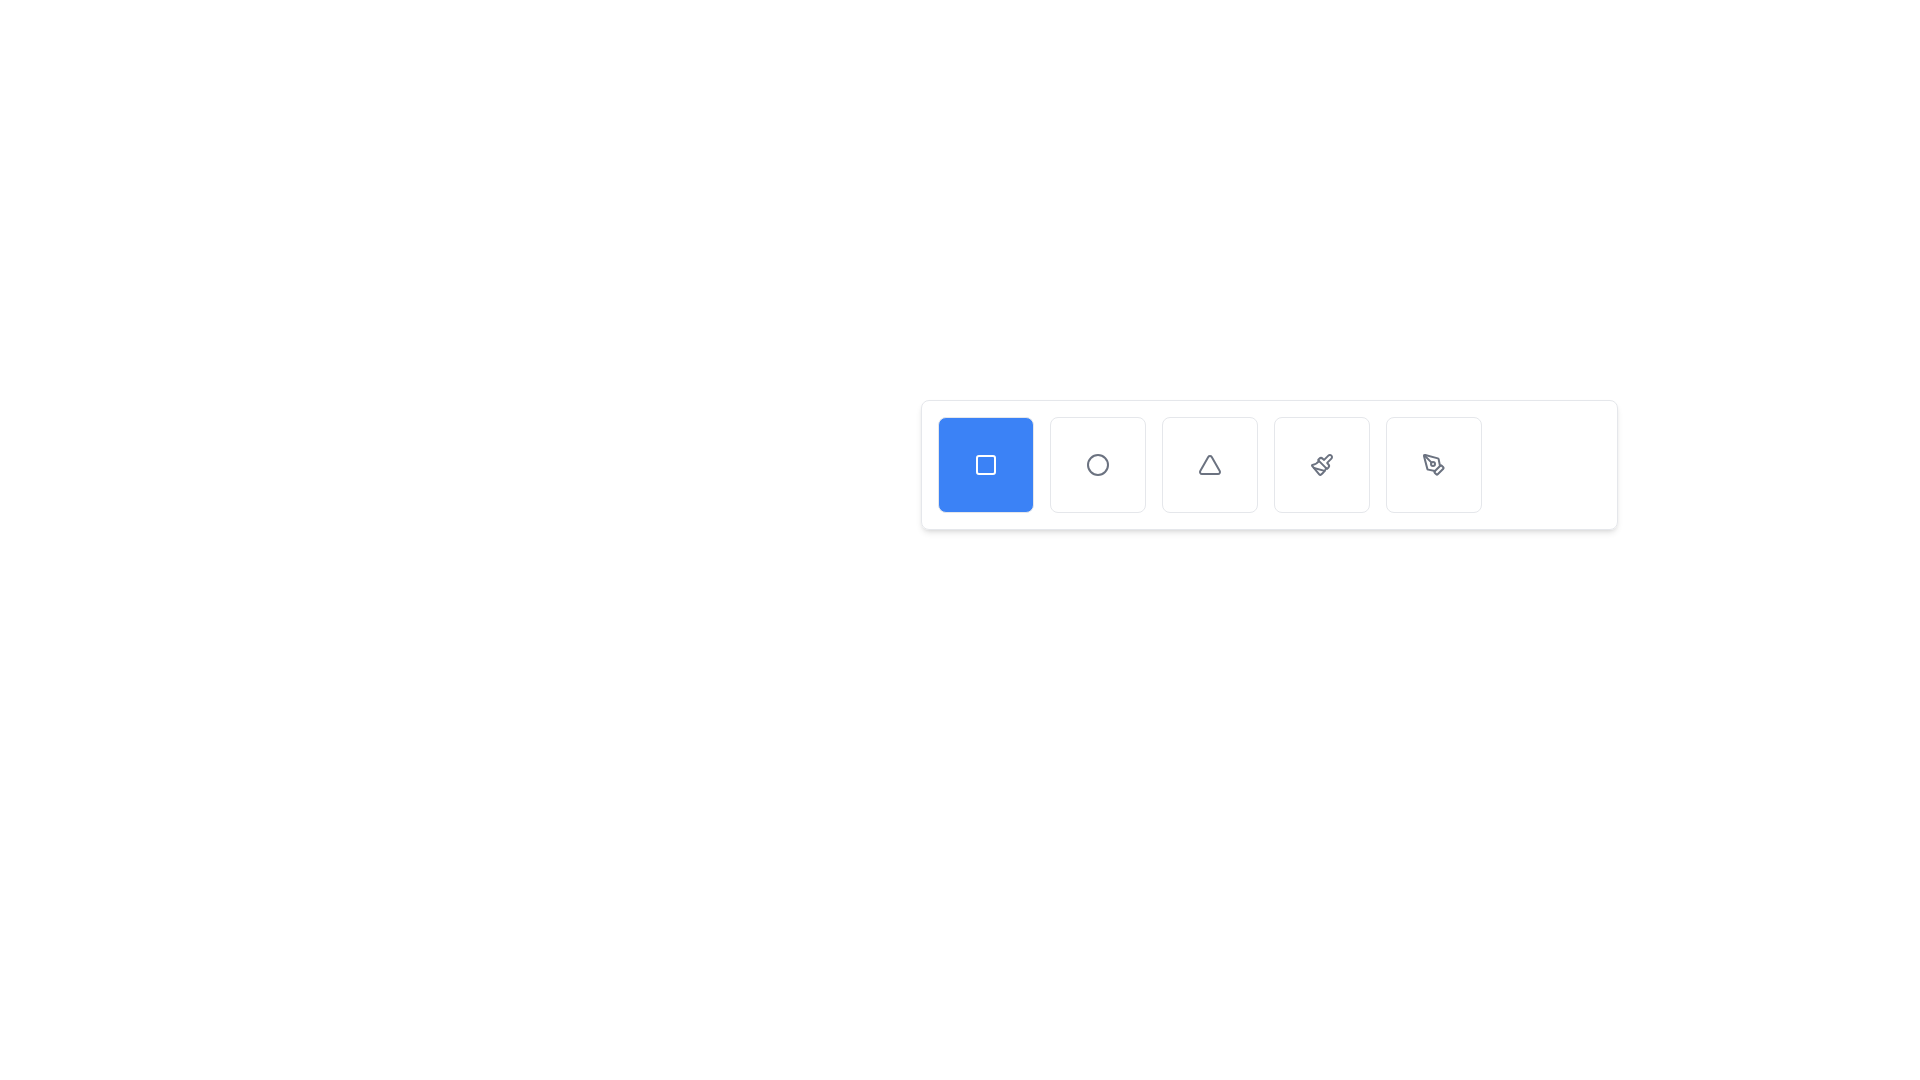 The height and width of the screenshot is (1080, 1920). I want to click on the paintbrush tool button, which is the fourth button in a row, located between the triangle button and the pen-tool button, so click(1321, 465).